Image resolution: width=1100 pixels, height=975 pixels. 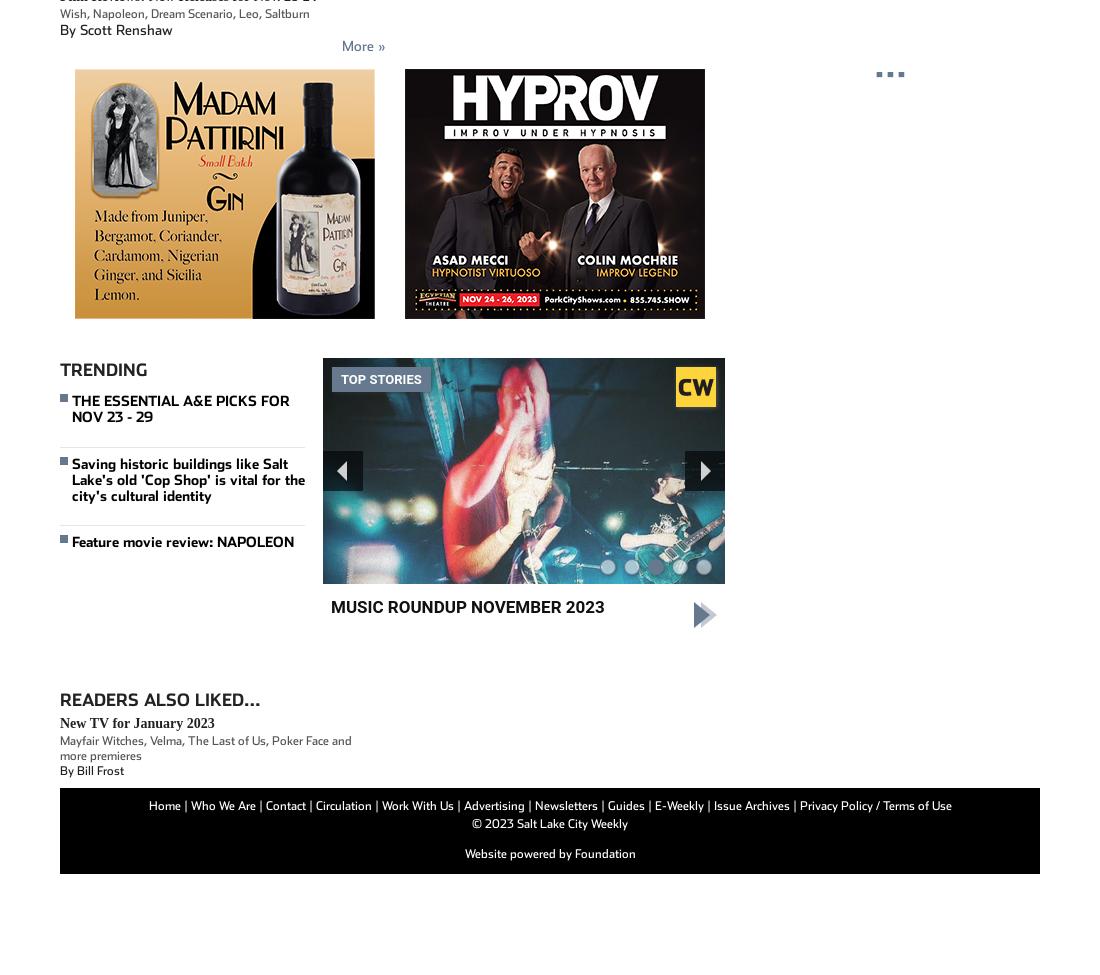 What do you see at coordinates (874, 805) in the screenshot?
I see `'Privacy Policy / Terms of Use'` at bounding box center [874, 805].